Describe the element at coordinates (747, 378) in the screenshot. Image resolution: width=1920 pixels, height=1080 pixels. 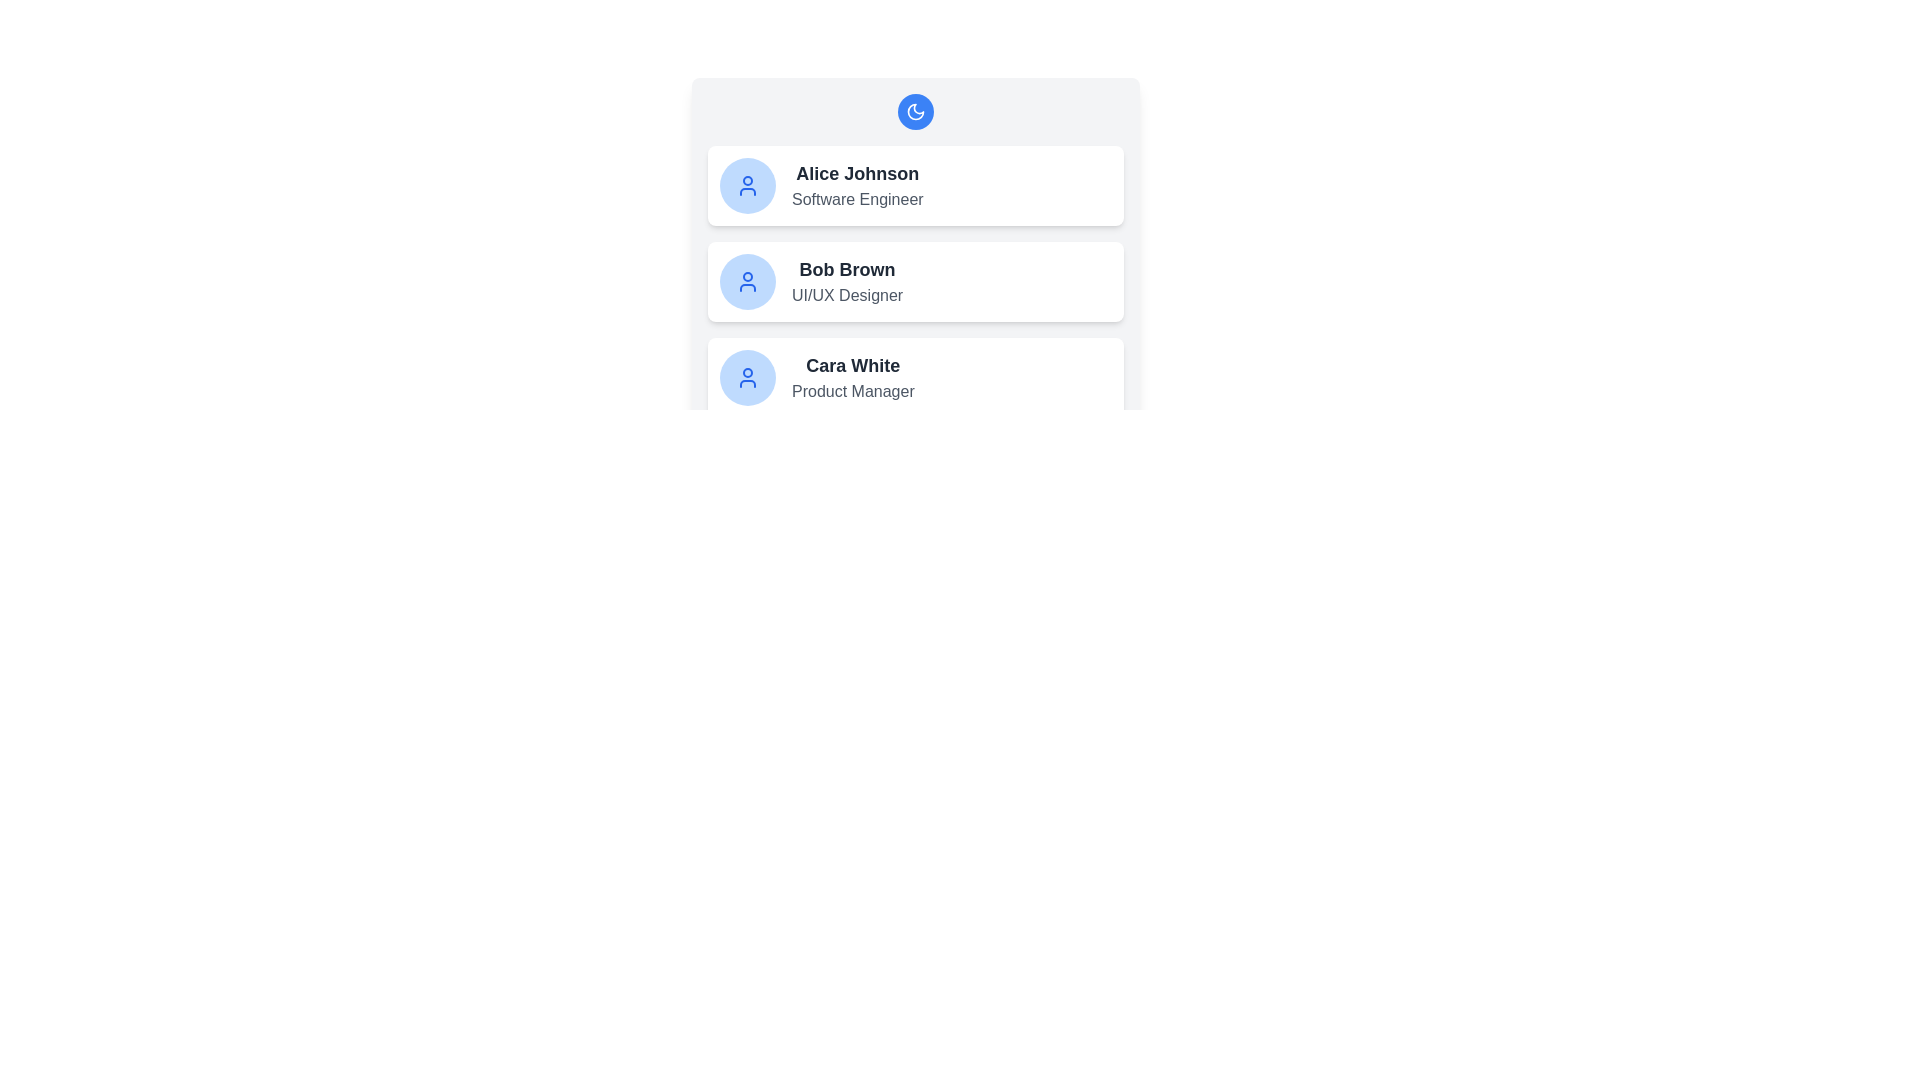
I see `the circular blue icon representing a user, which is located to the left of the text describing 'Cara White' as the Product Manager, to interact with it` at that location.